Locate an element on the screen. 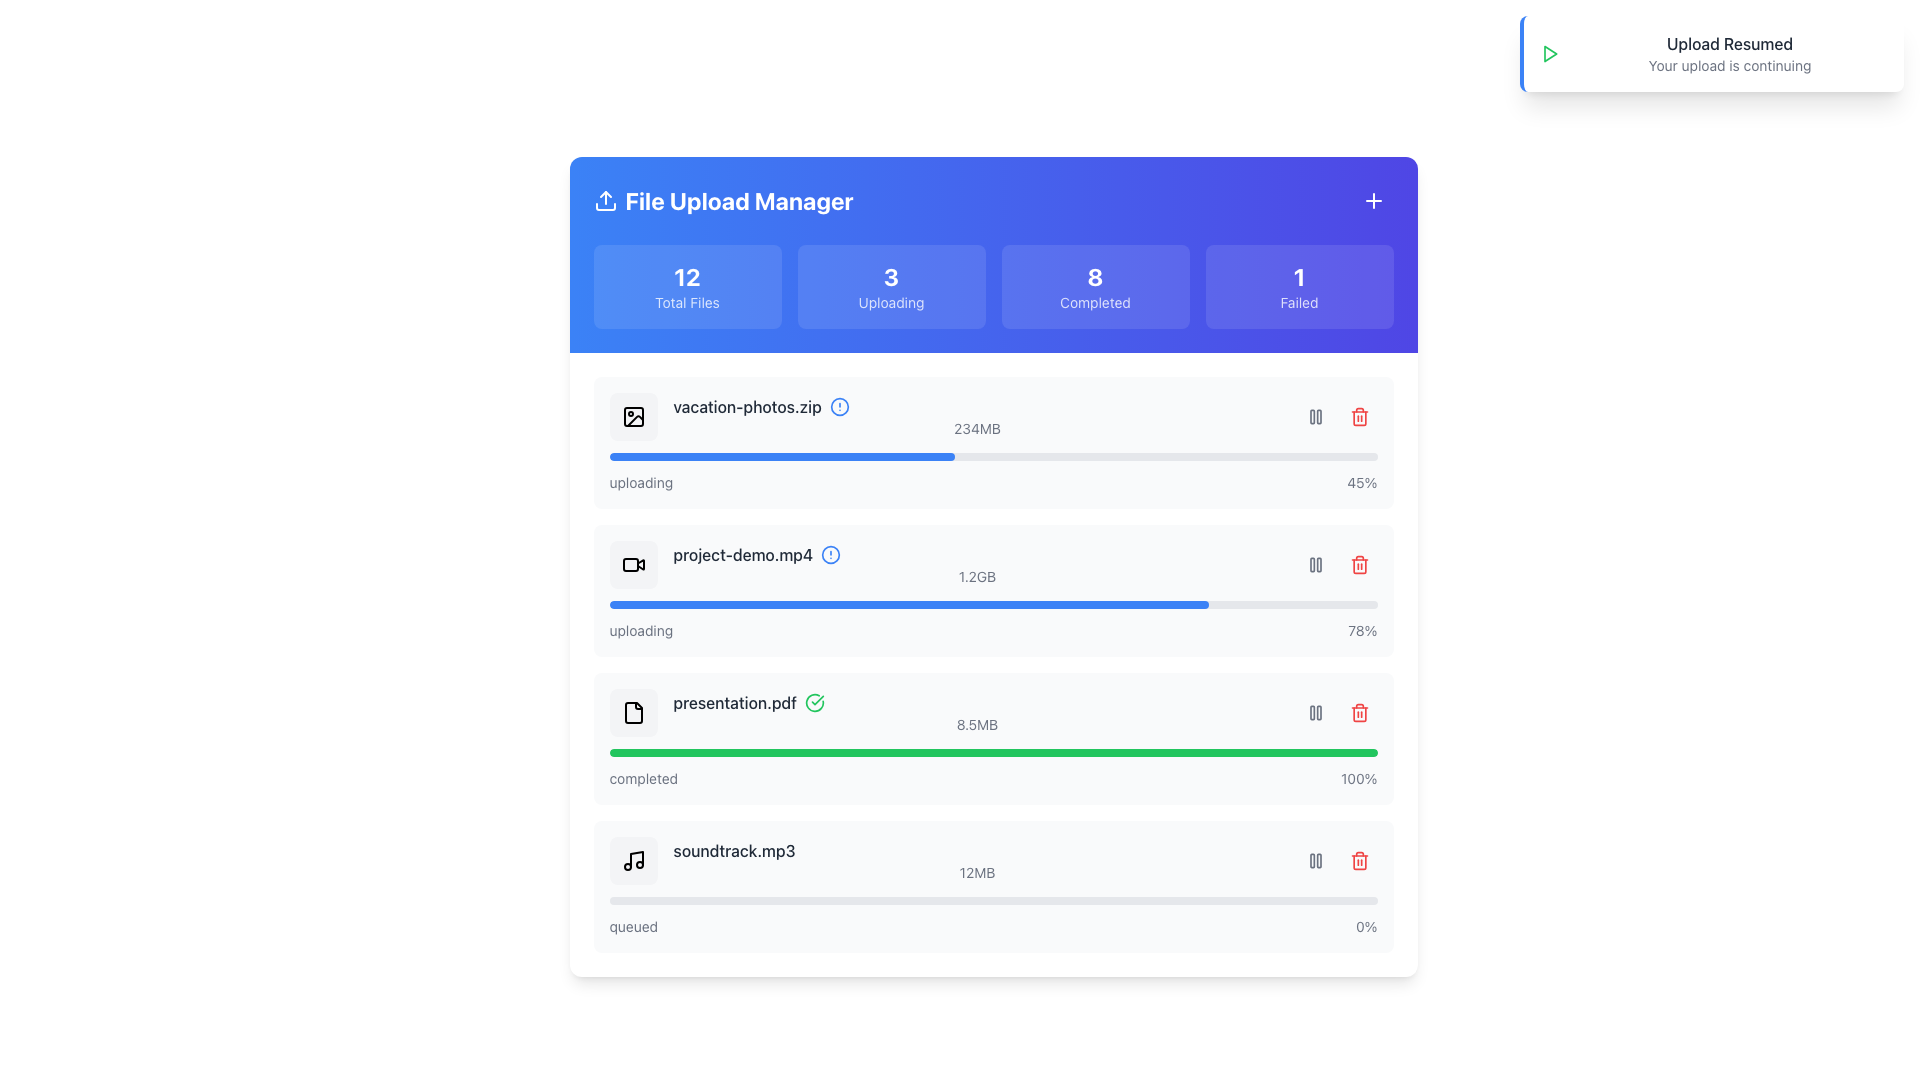  the numeric display text label indicating the count of items currently in the 'Uploading' status, located in the blue card at the top-center of the interface is located at coordinates (890, 277).